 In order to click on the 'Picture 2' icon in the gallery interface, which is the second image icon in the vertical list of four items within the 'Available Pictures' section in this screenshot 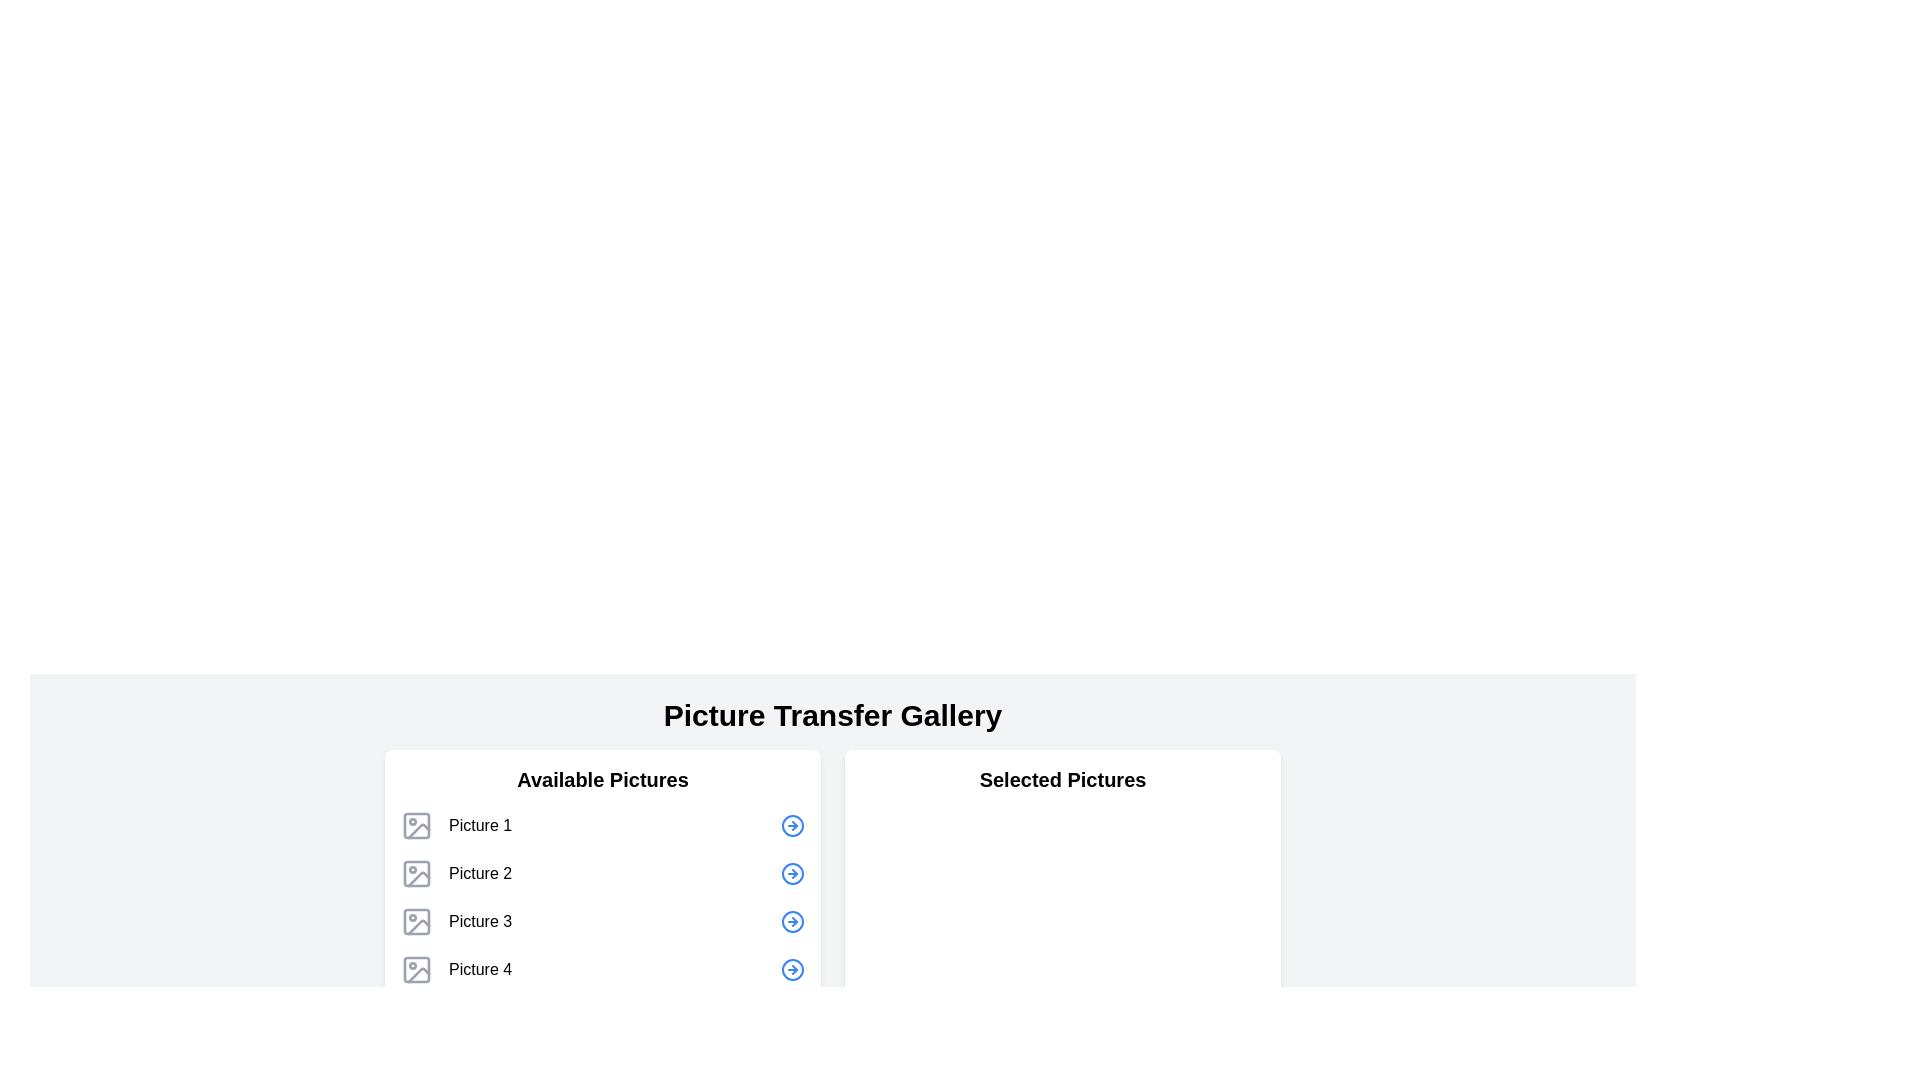, I will do `click(416, 873)`.